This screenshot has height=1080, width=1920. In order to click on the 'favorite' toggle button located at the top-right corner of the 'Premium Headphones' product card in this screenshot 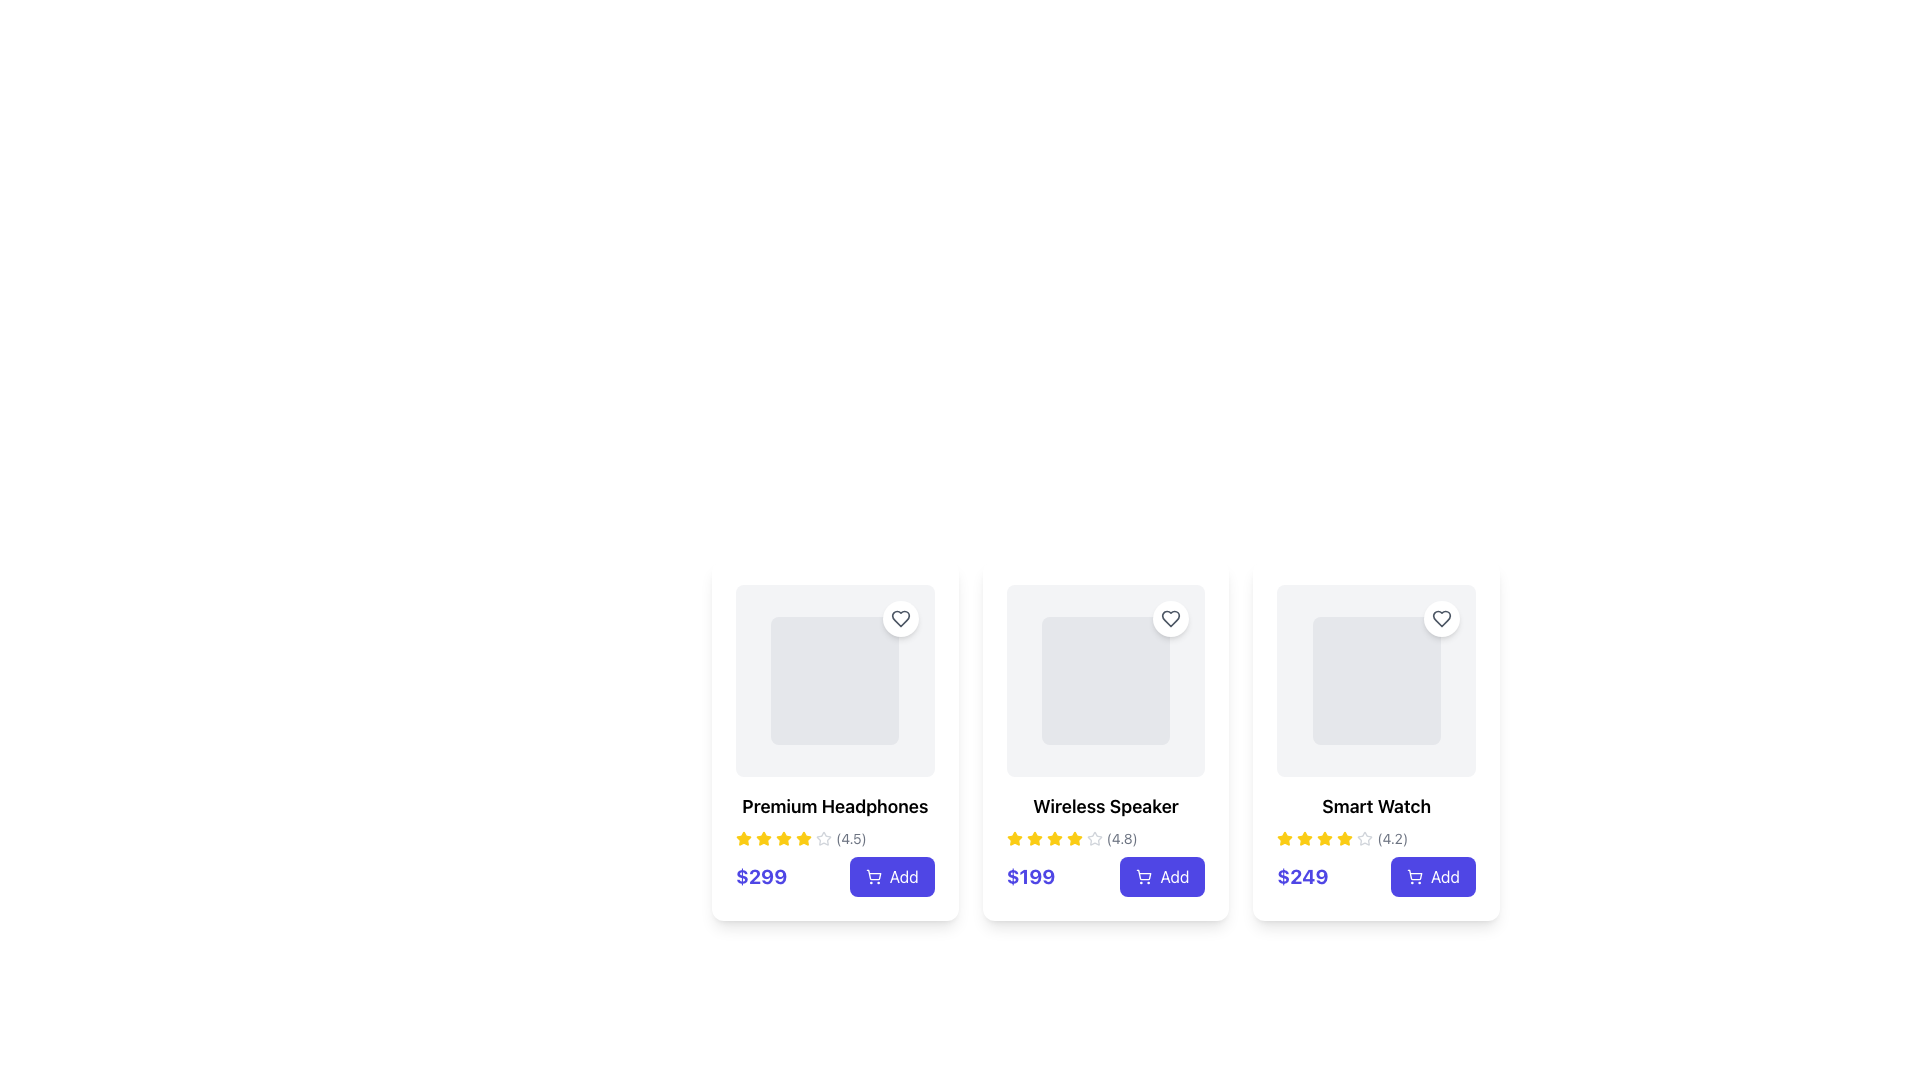, I will do `click(899, 617)`.